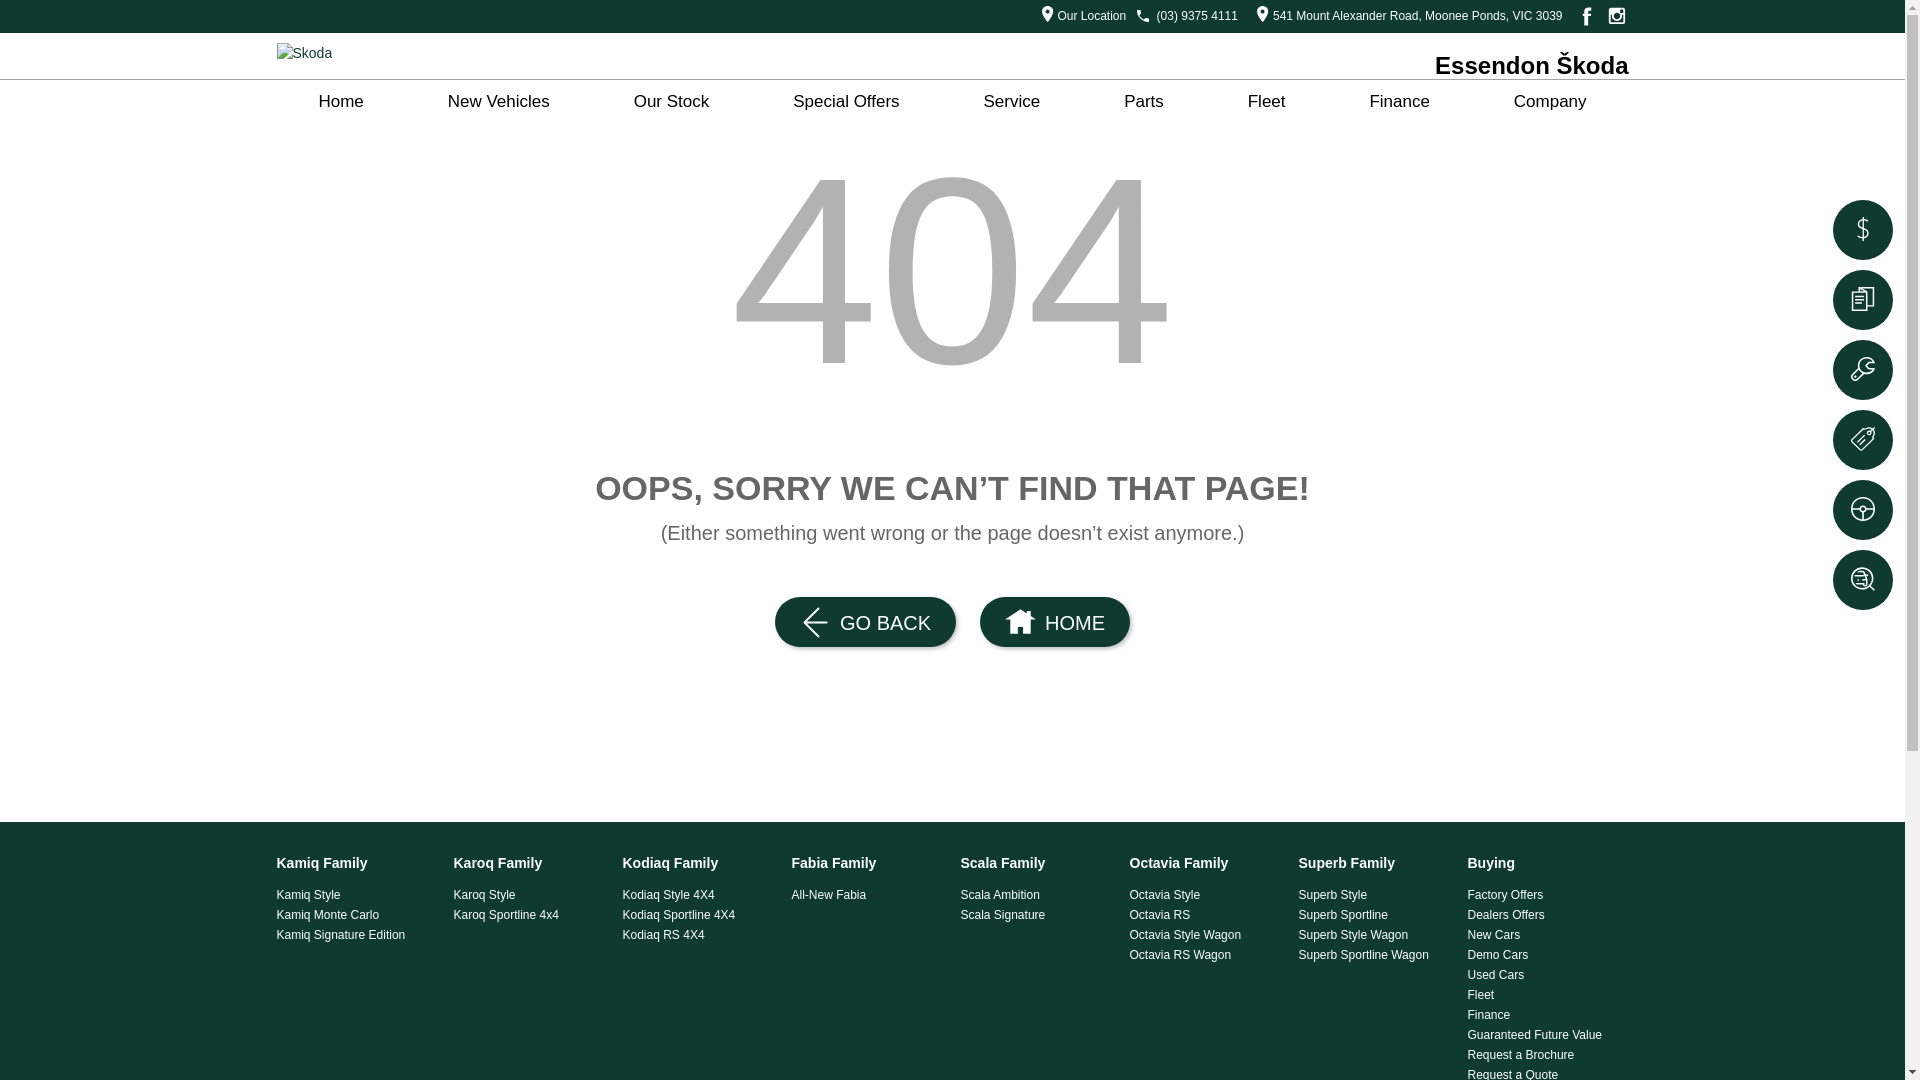 The image size is (1920, 1080). I want to click on 'GO BACK', so click(865, 620).